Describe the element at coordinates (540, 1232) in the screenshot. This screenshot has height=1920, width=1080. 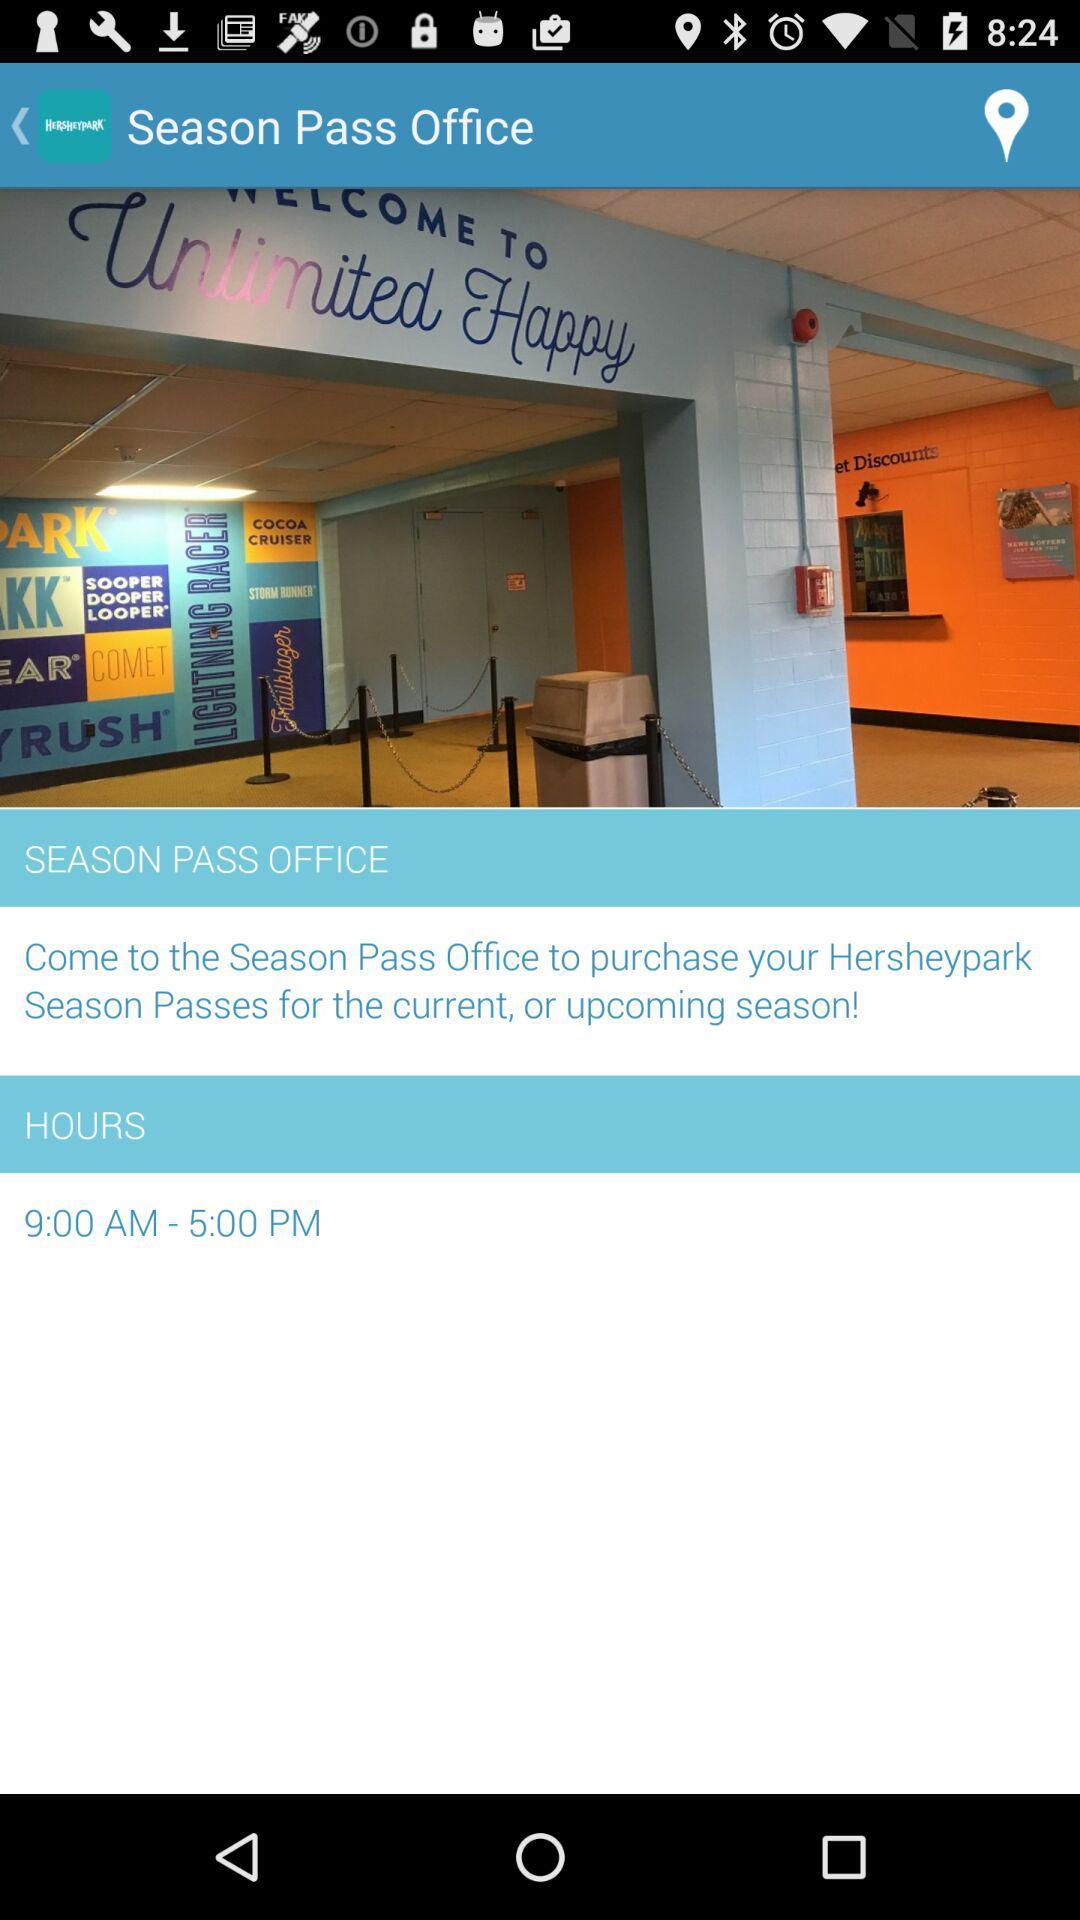
I see `9 00 am` at that location.